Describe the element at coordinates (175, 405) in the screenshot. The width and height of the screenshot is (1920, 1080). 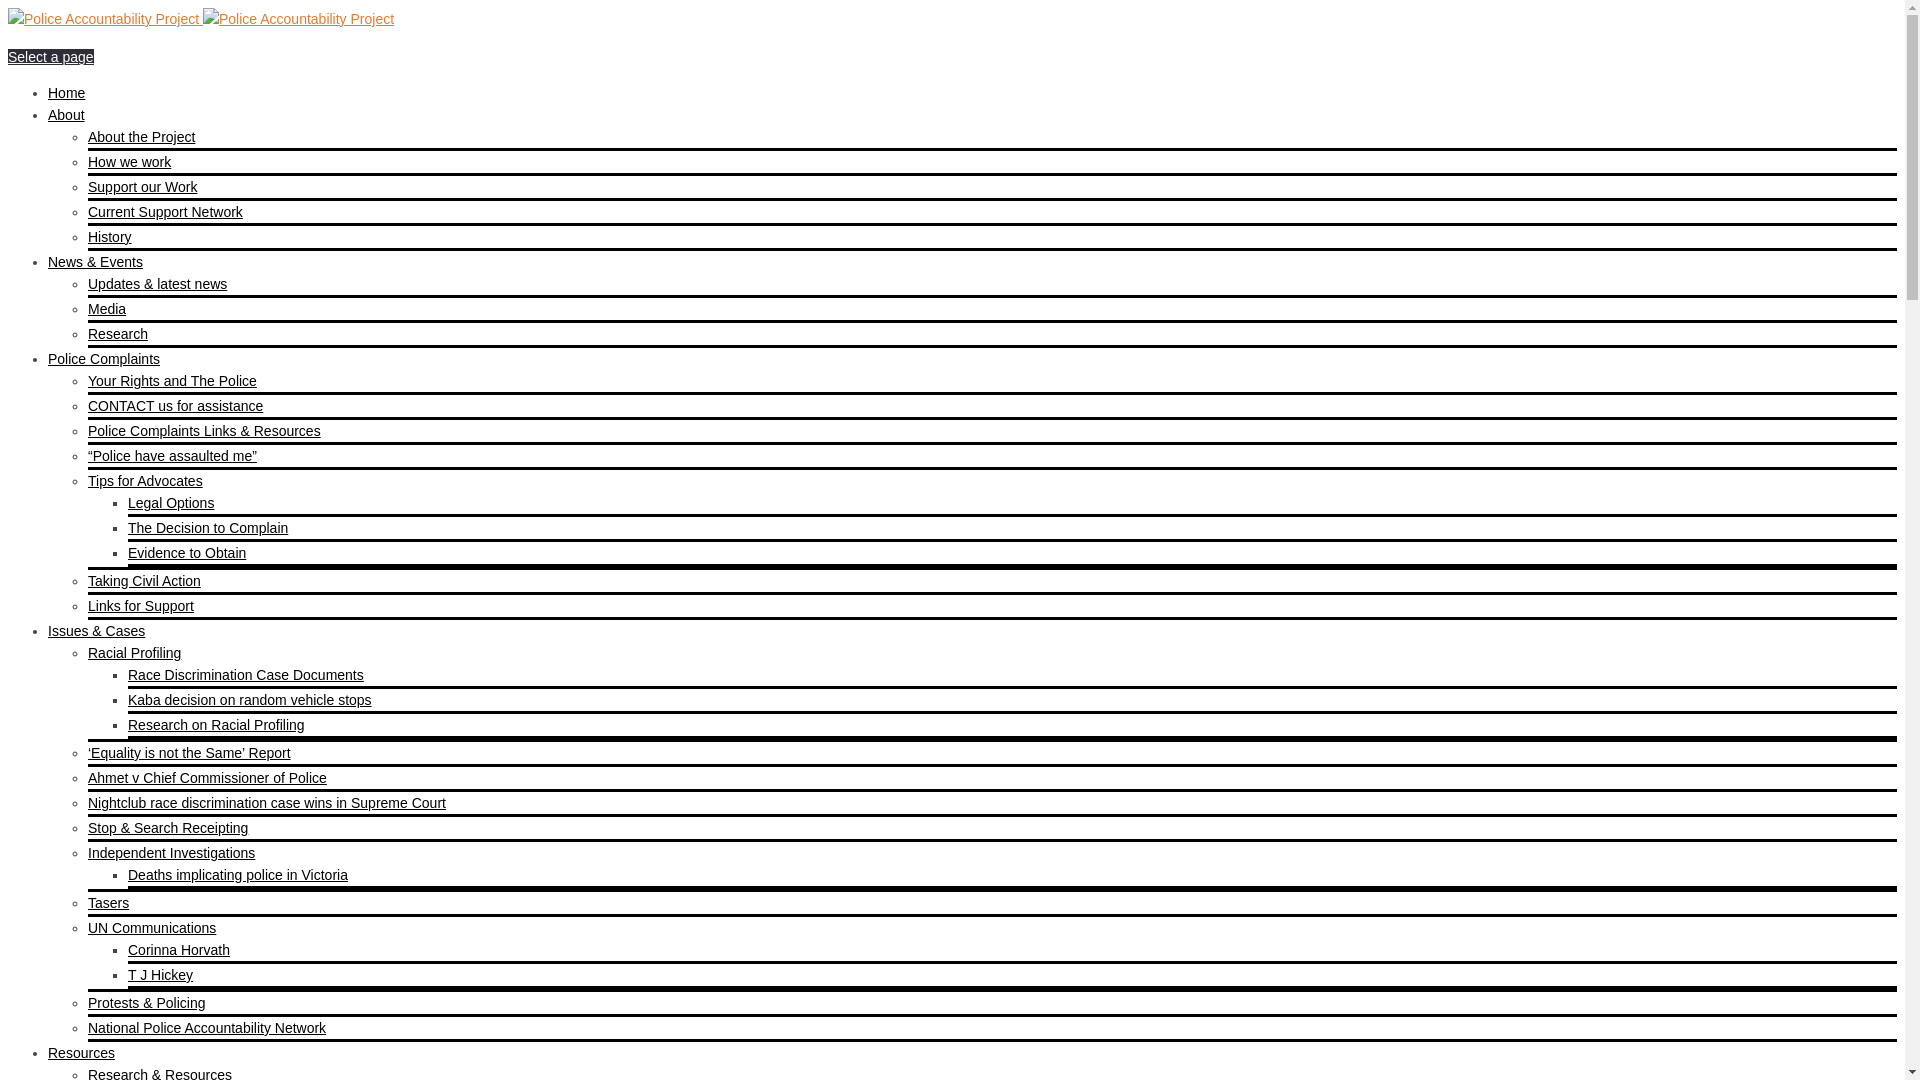
I see `'CONTACT us for assistance'` at that location.